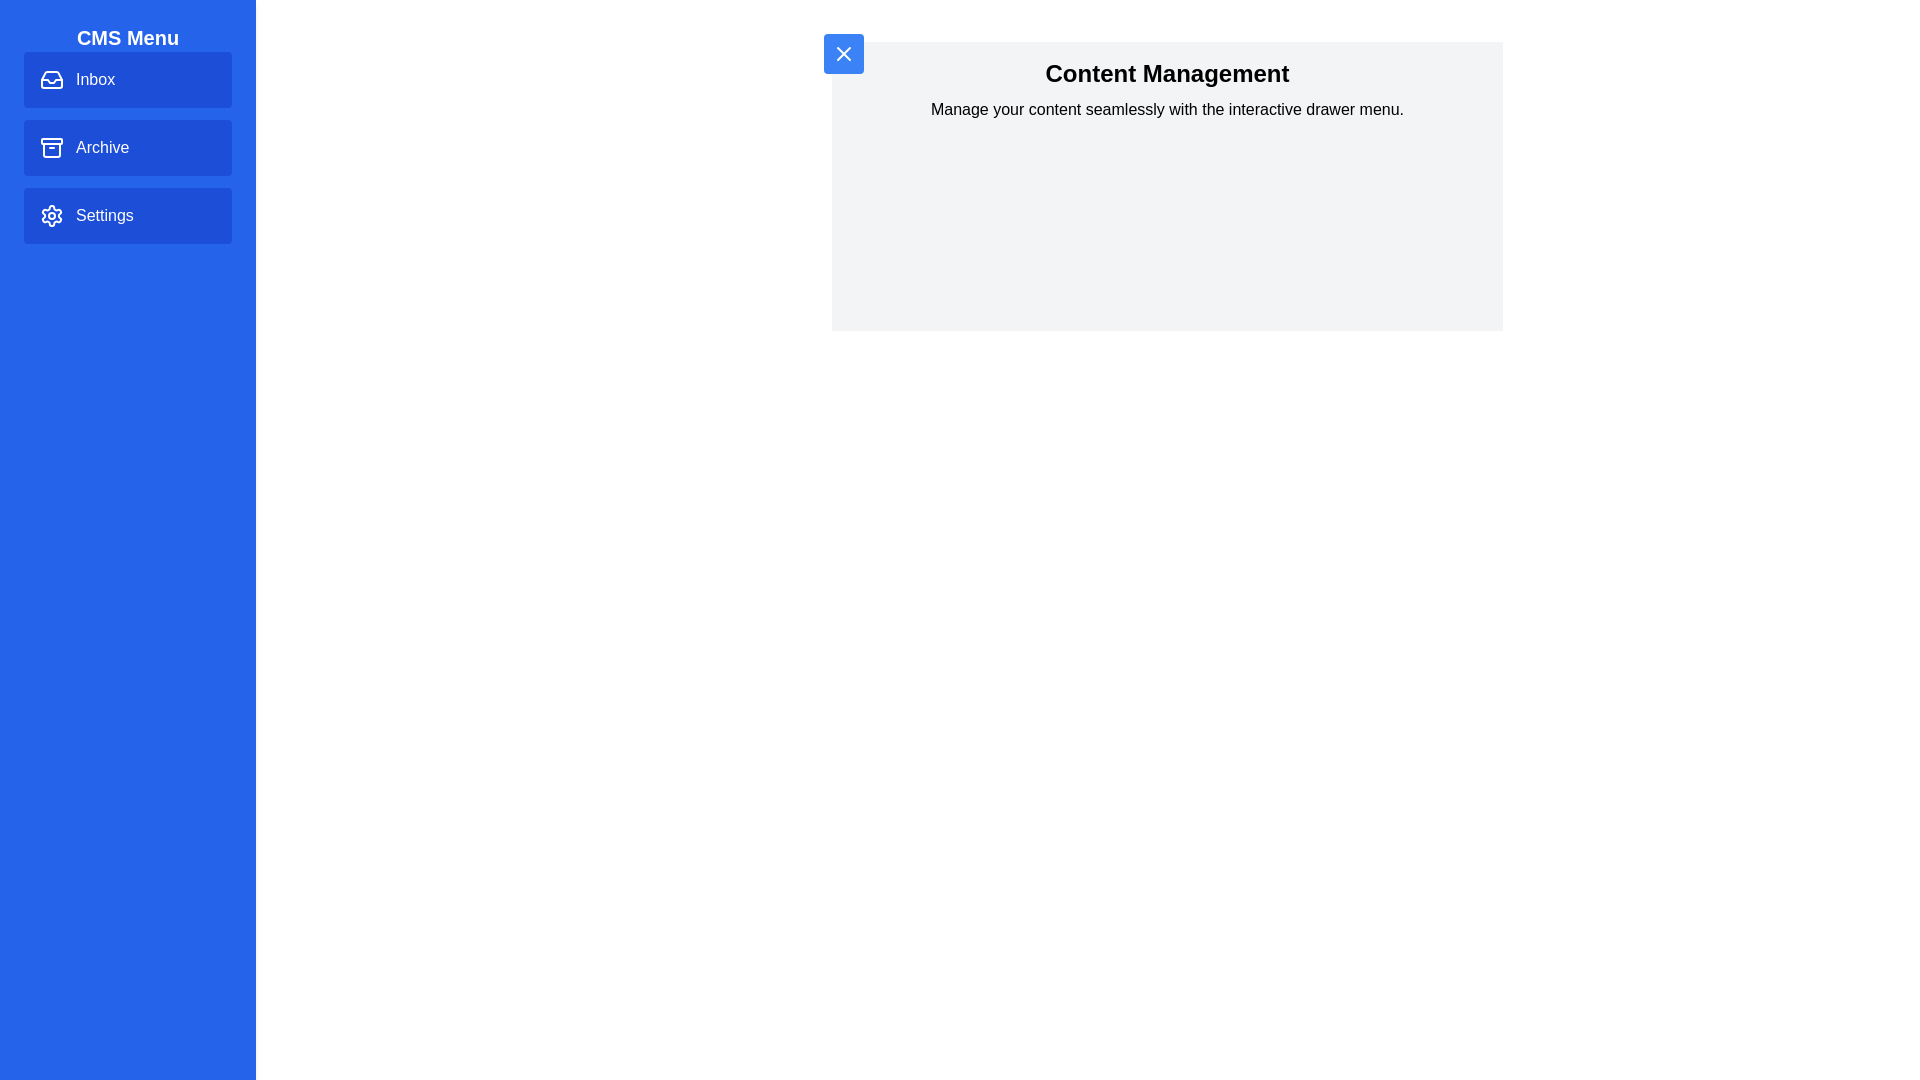  What do you see at coordinates (844, 53) in the screenshot?
I see `button in the top-left corner to toggle the drawer` at bounding box center [844, 53].